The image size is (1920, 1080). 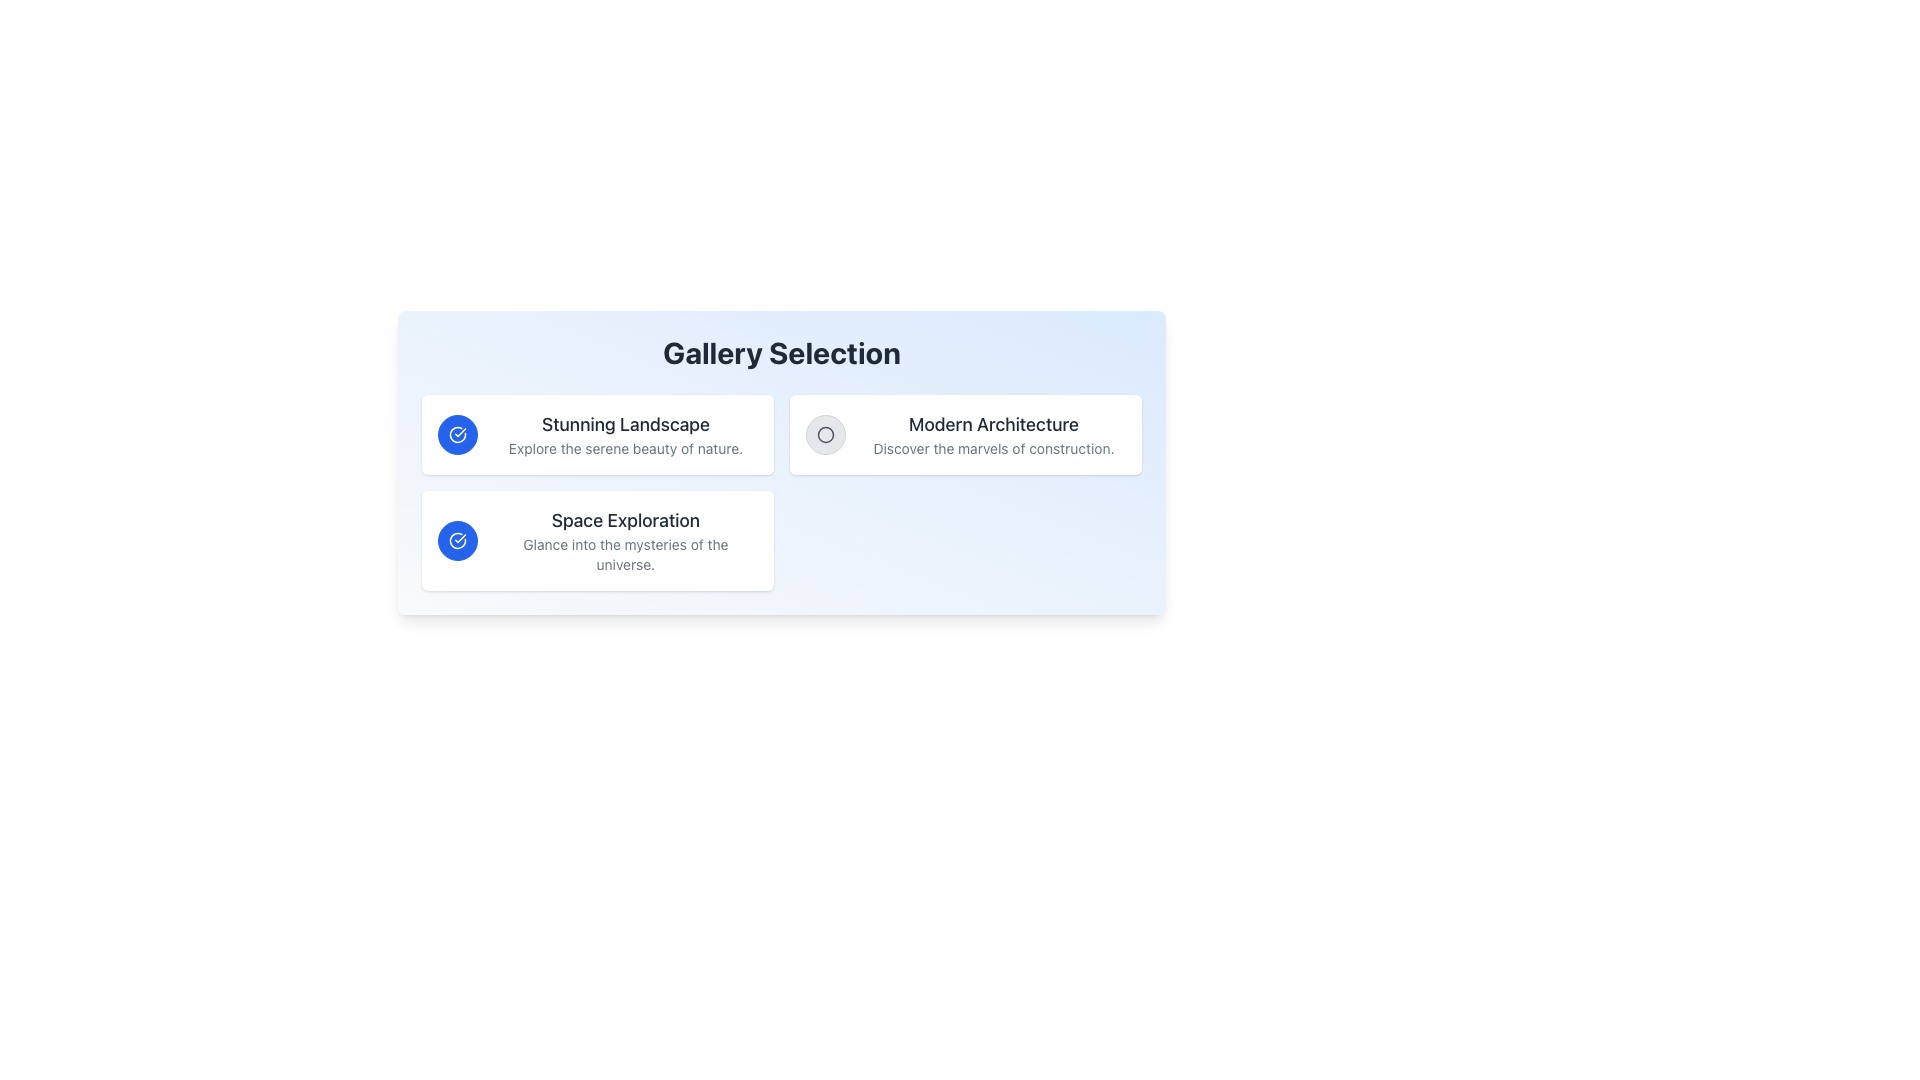 I want to click on the descriptive text element reading 'Explore the serene beauty of nature.' which is styled in a smaller gray font and positioned below the title 'Stunning Landscape.', so click(x=624, y=447).